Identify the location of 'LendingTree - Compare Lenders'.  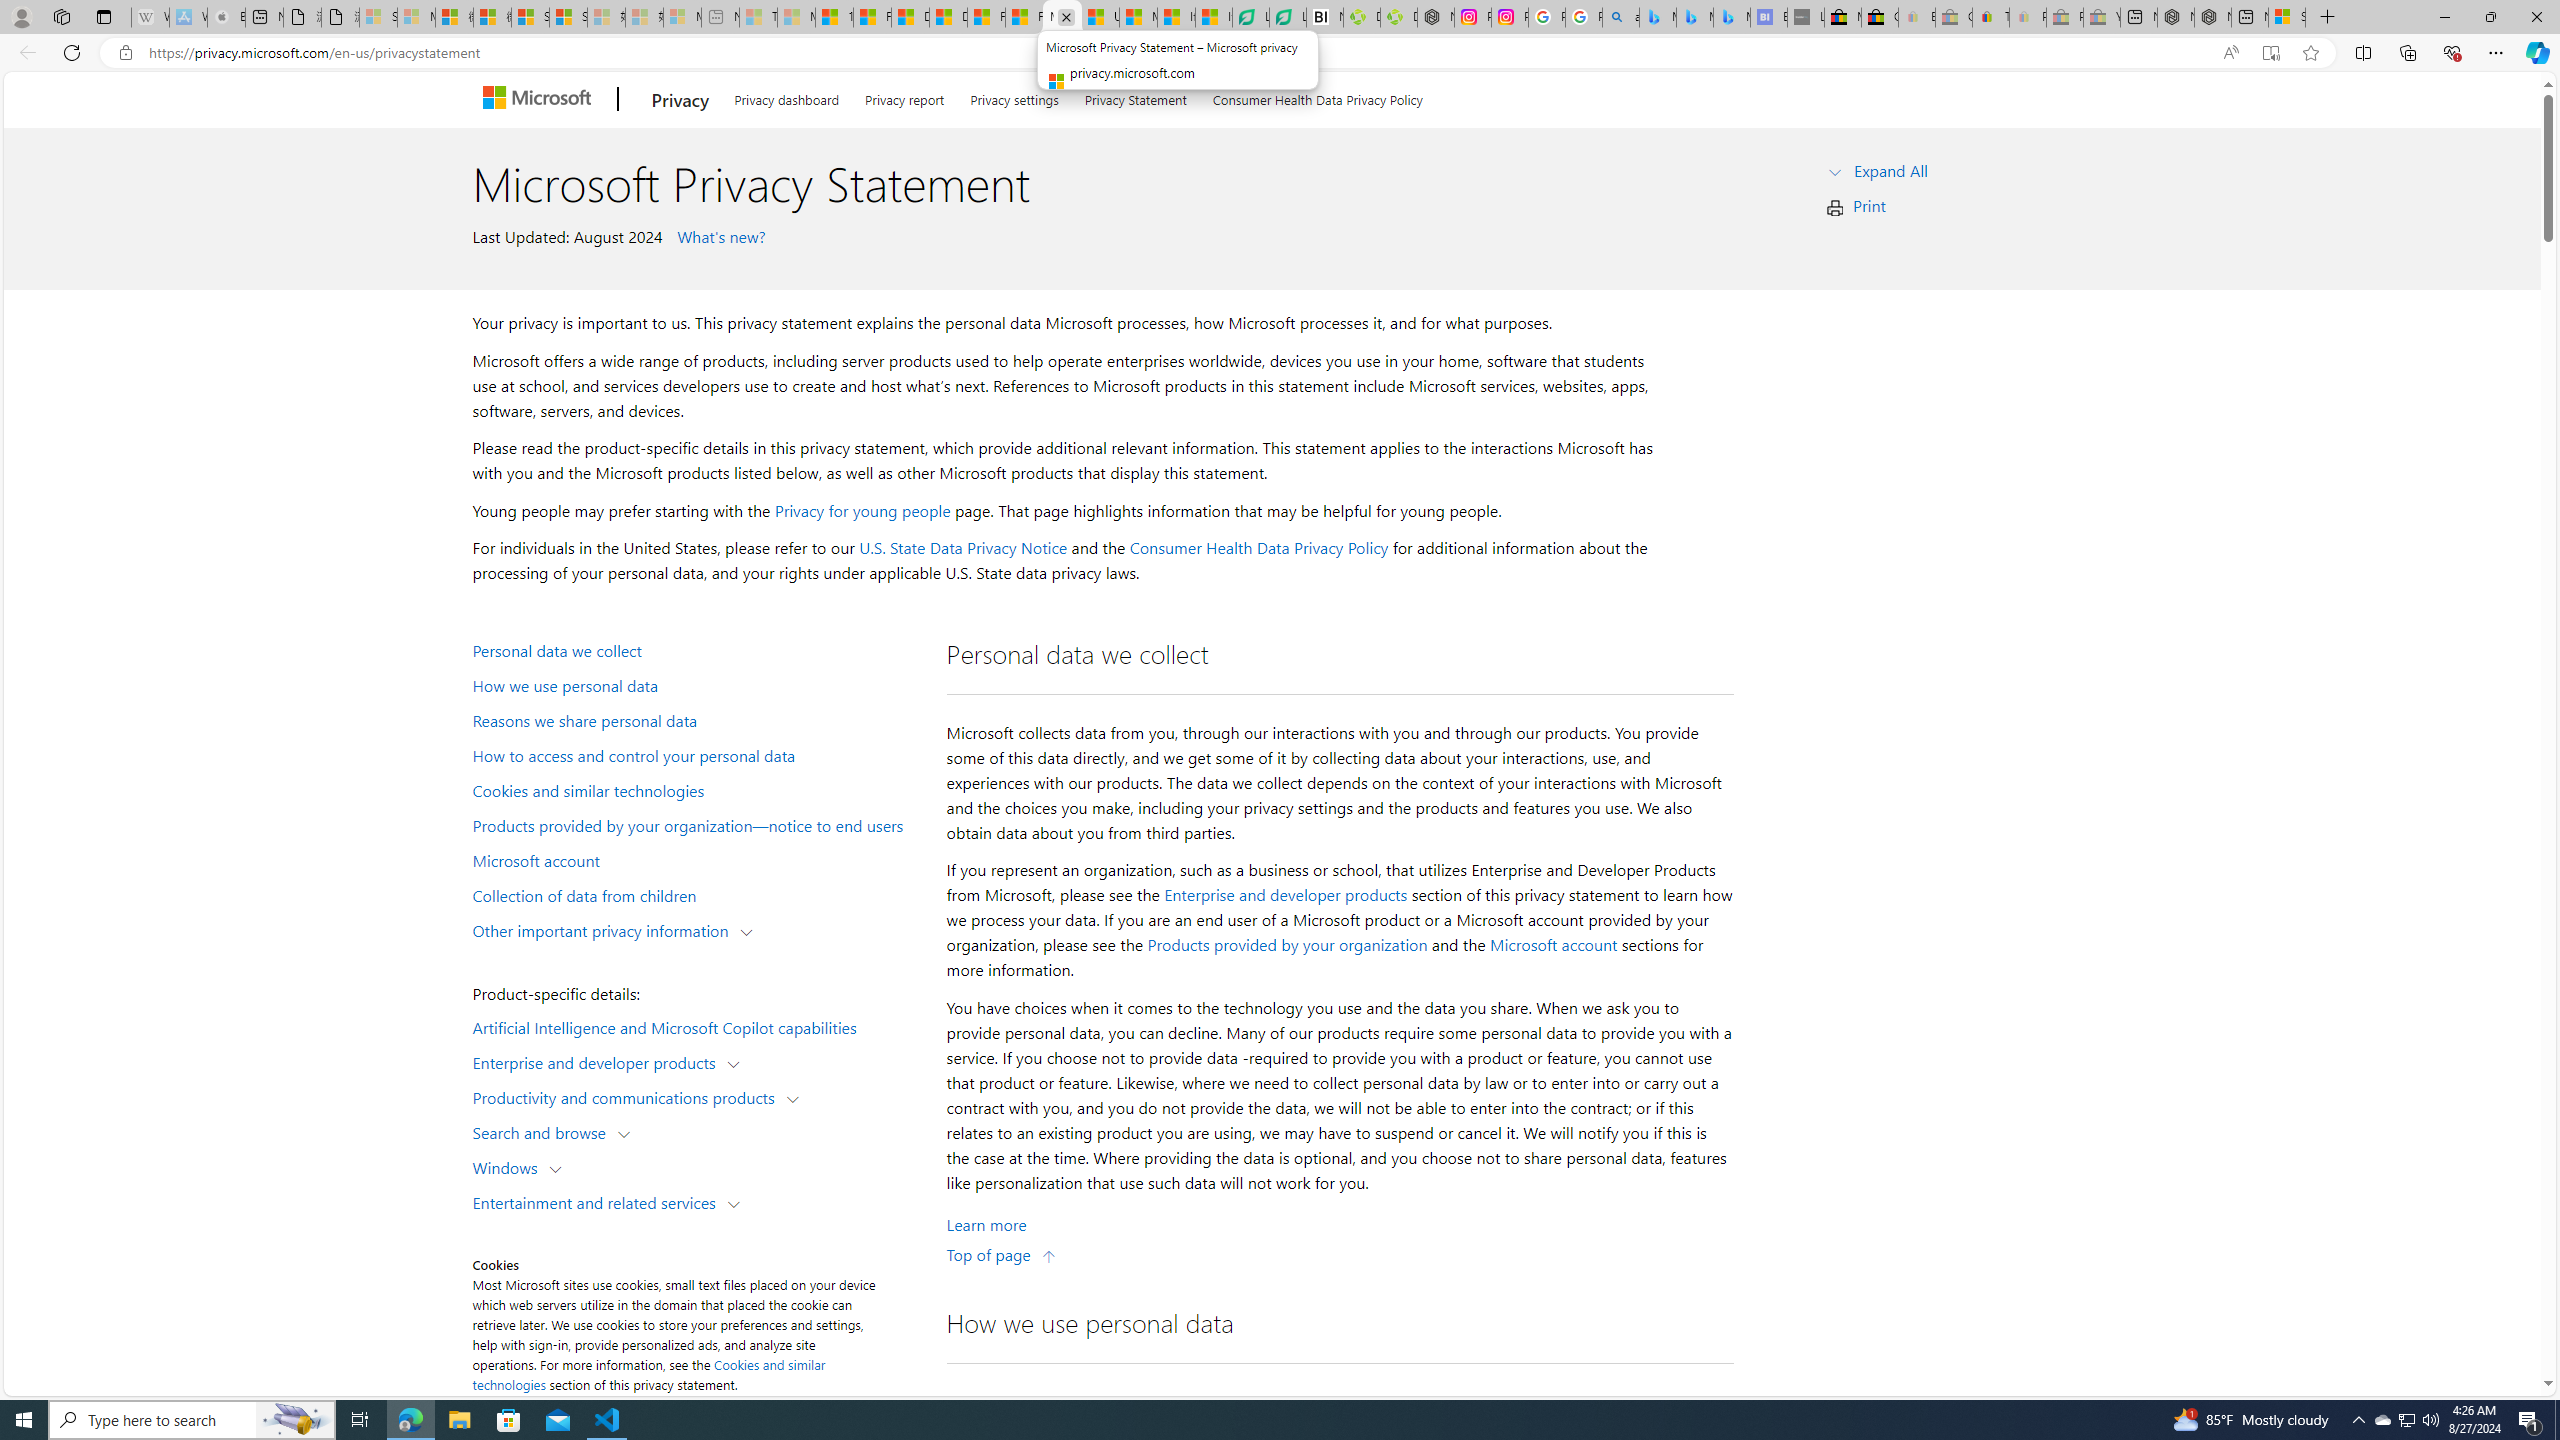
(1288, 16).